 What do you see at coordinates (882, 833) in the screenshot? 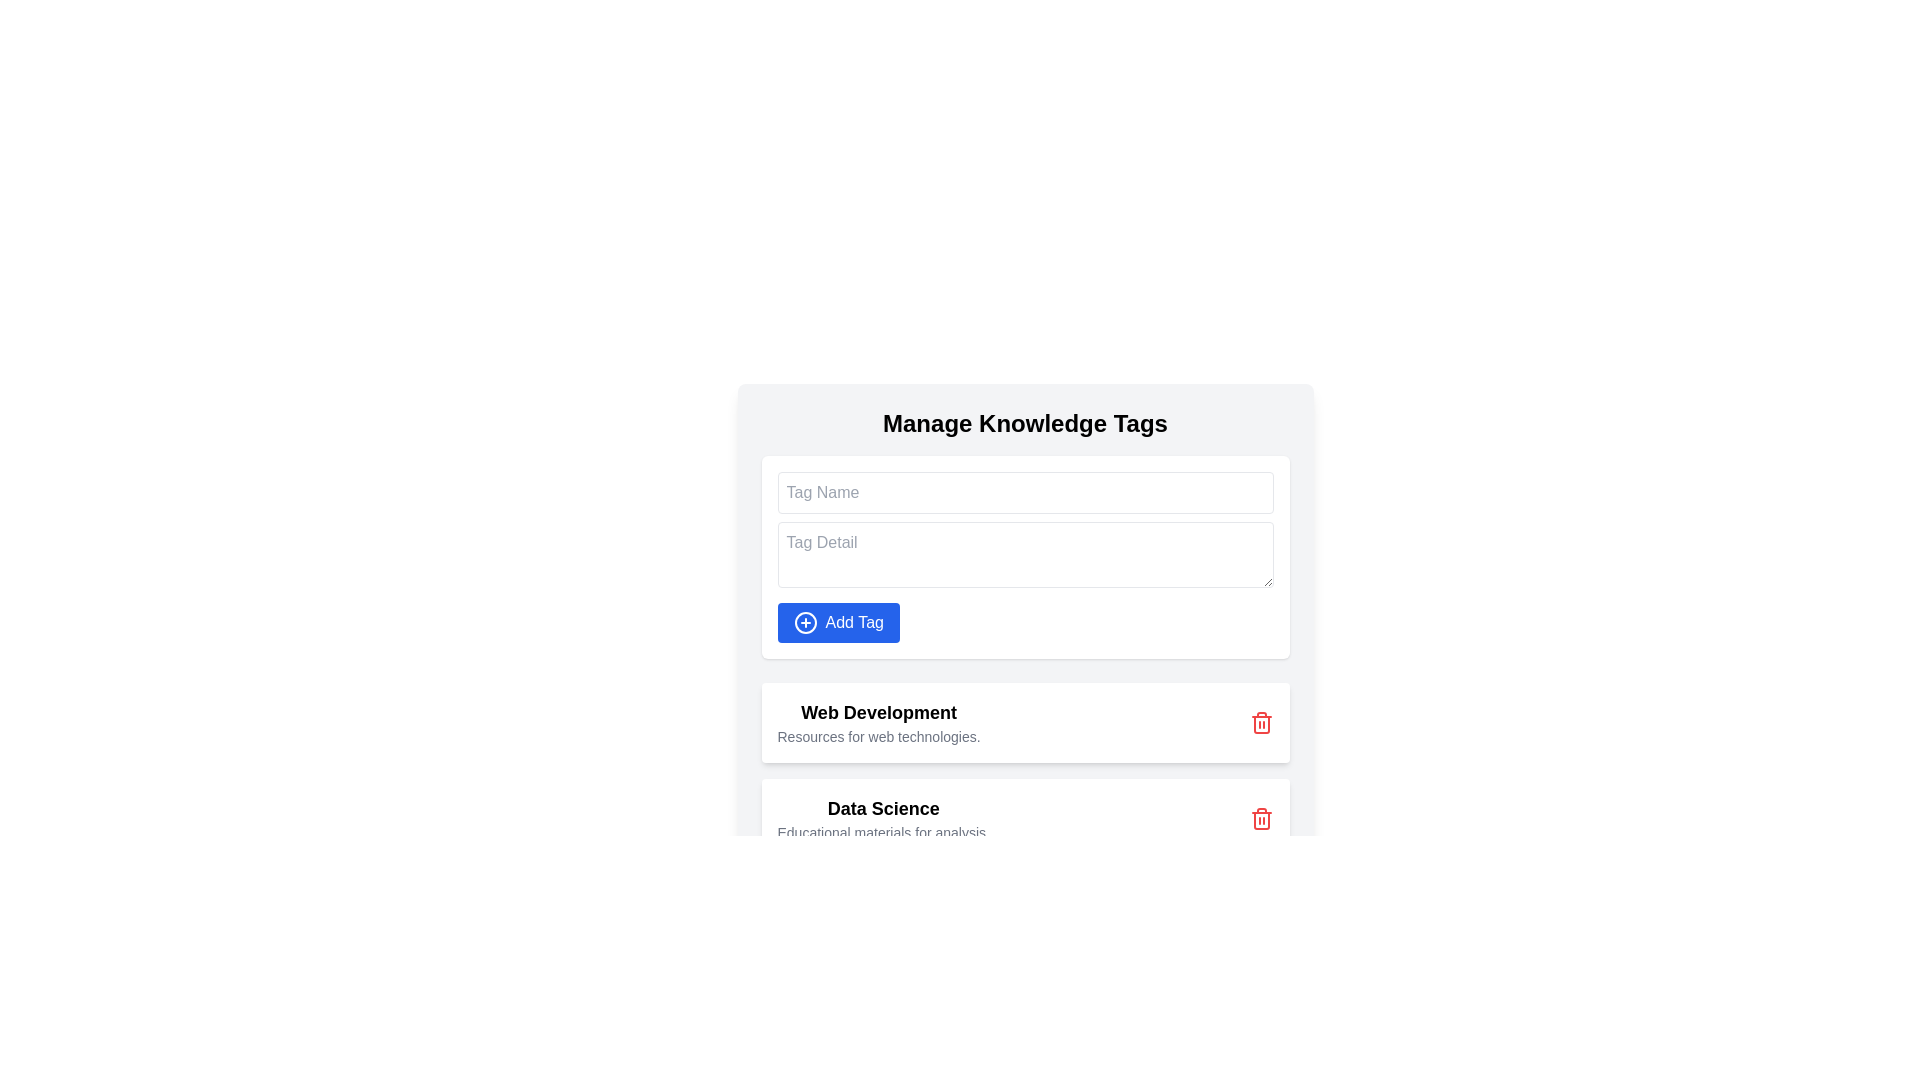
I see `the text label displaying 'Educational materials for analysis', which is styled in a small gray font and located below the title 'Data Science'` at bounding box center [882, 833].